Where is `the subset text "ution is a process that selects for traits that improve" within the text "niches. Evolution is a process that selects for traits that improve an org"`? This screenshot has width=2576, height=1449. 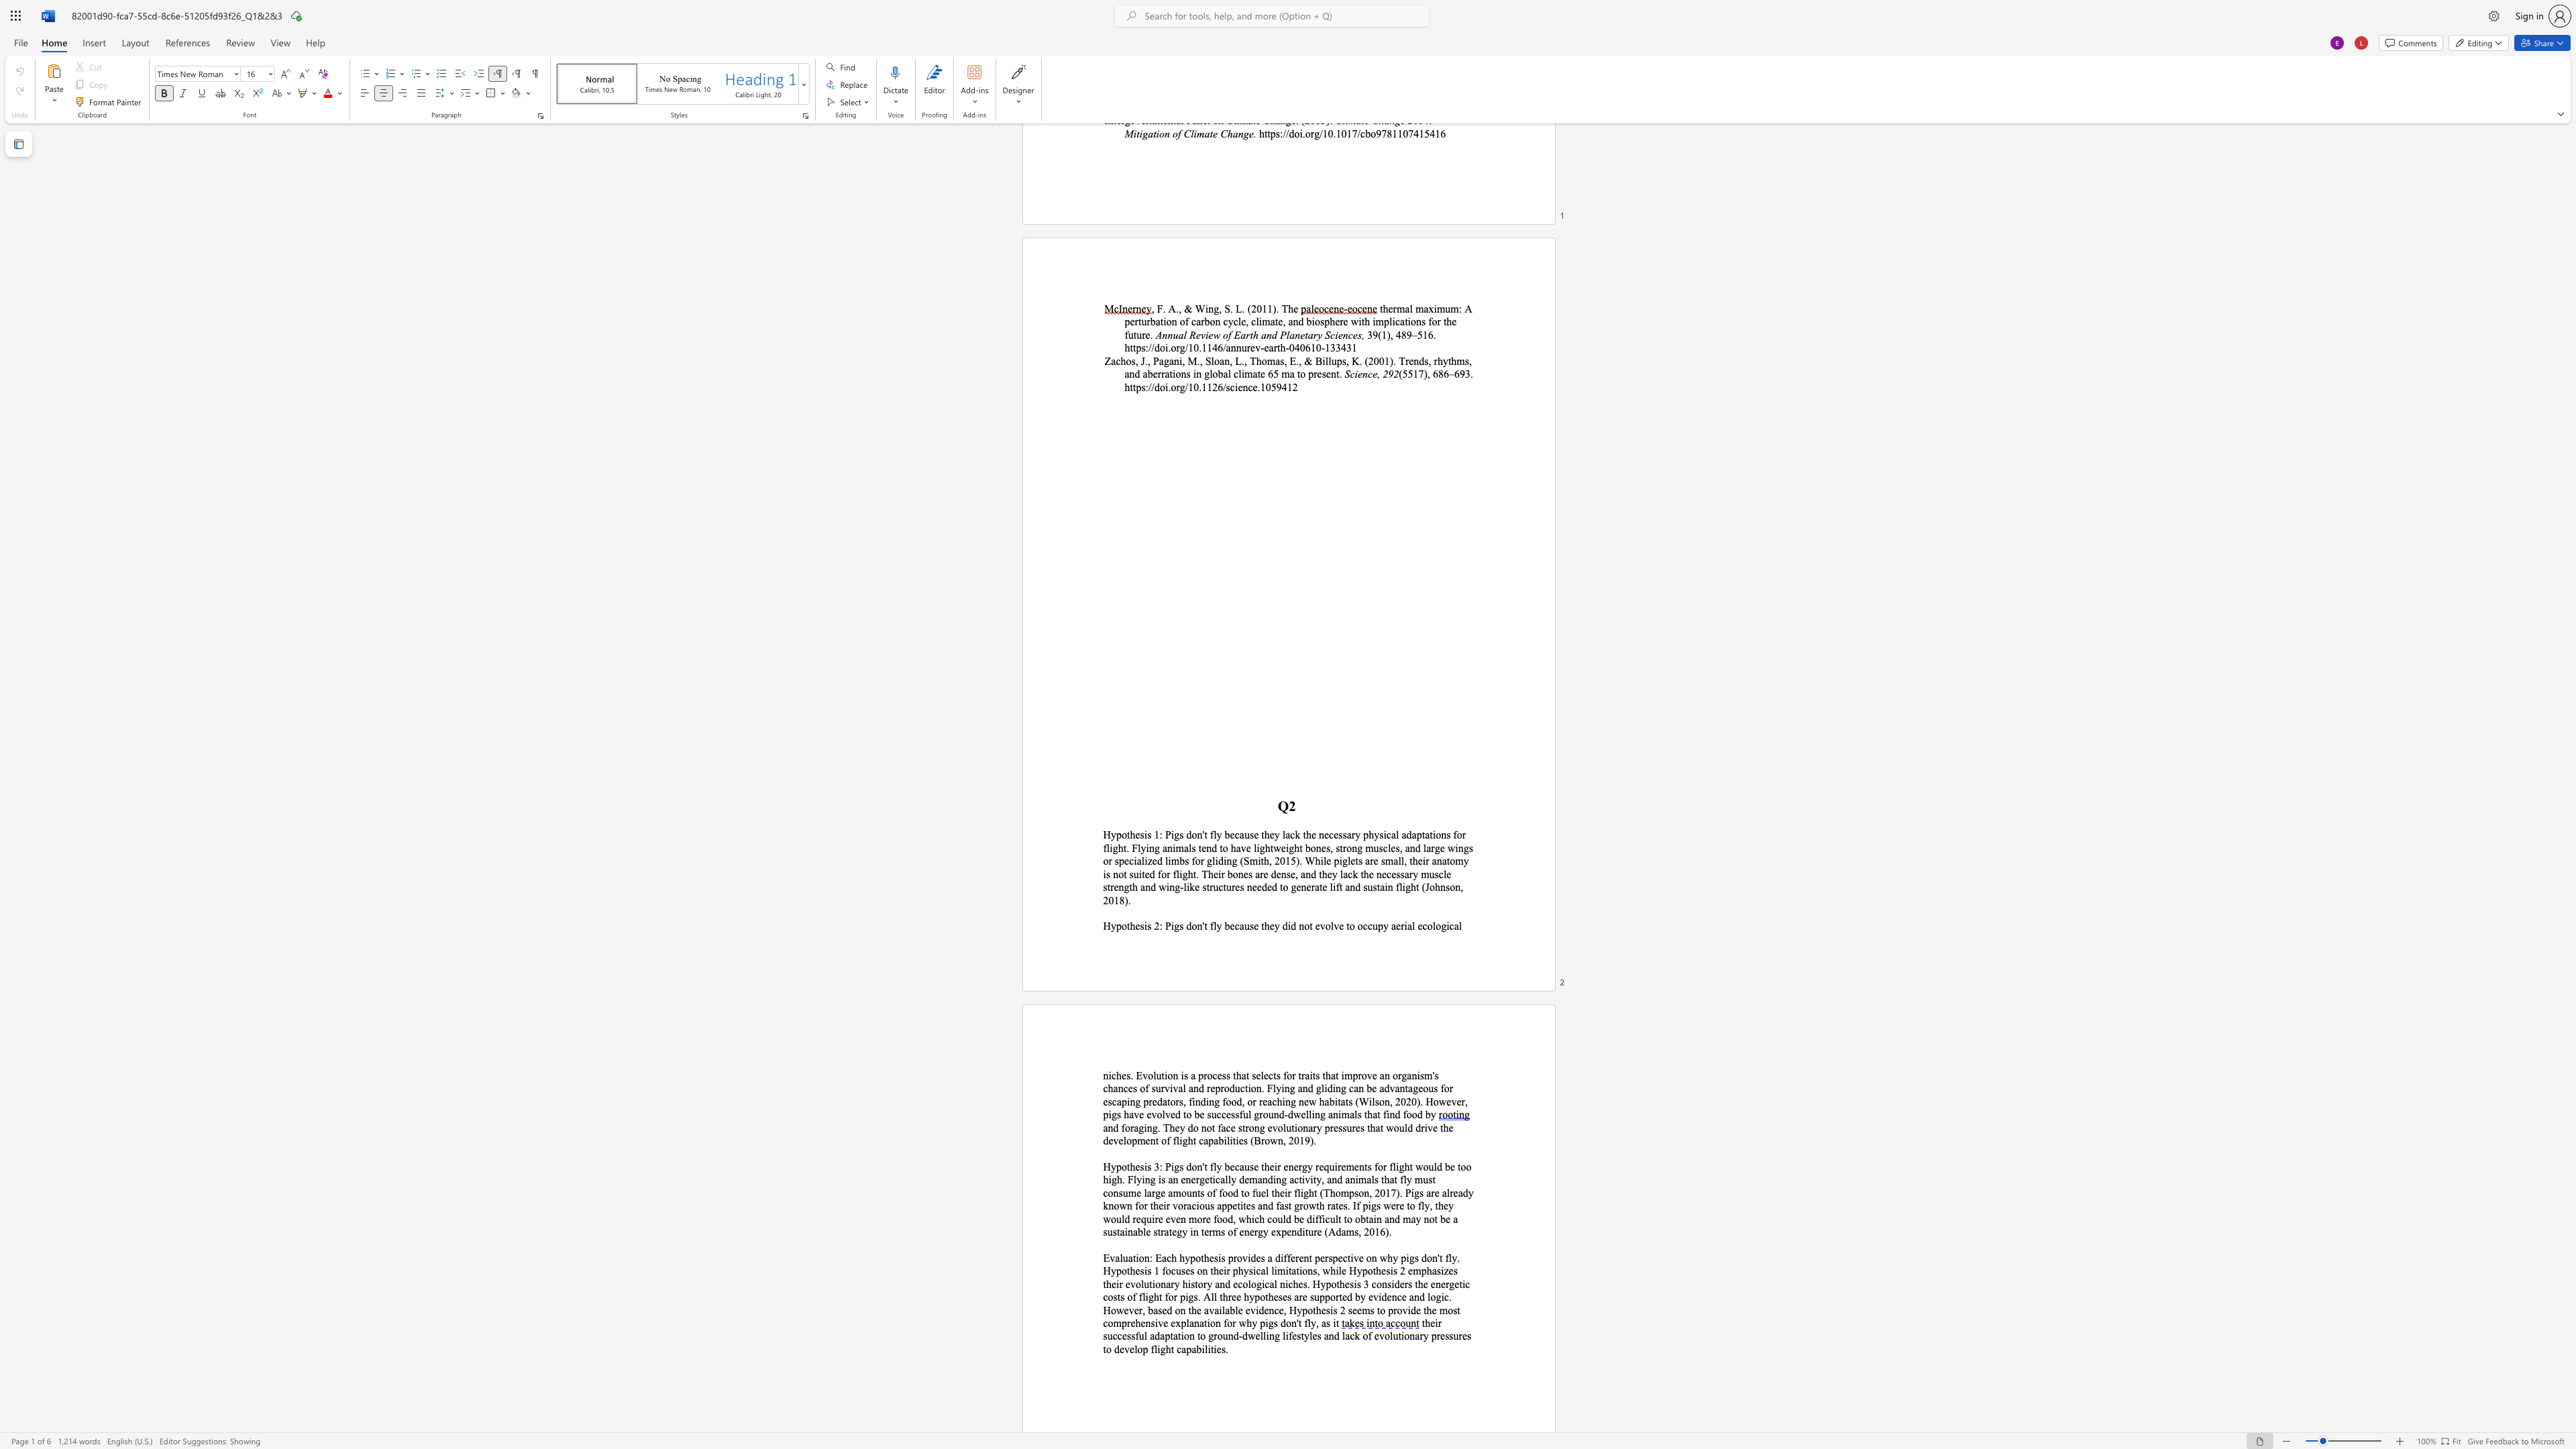
the subset text "ution is a process that selects for traits that improve" within the text "niches. Evolution is a process that selects for traits that improve an org" is located at coordinates (1155, 1075).